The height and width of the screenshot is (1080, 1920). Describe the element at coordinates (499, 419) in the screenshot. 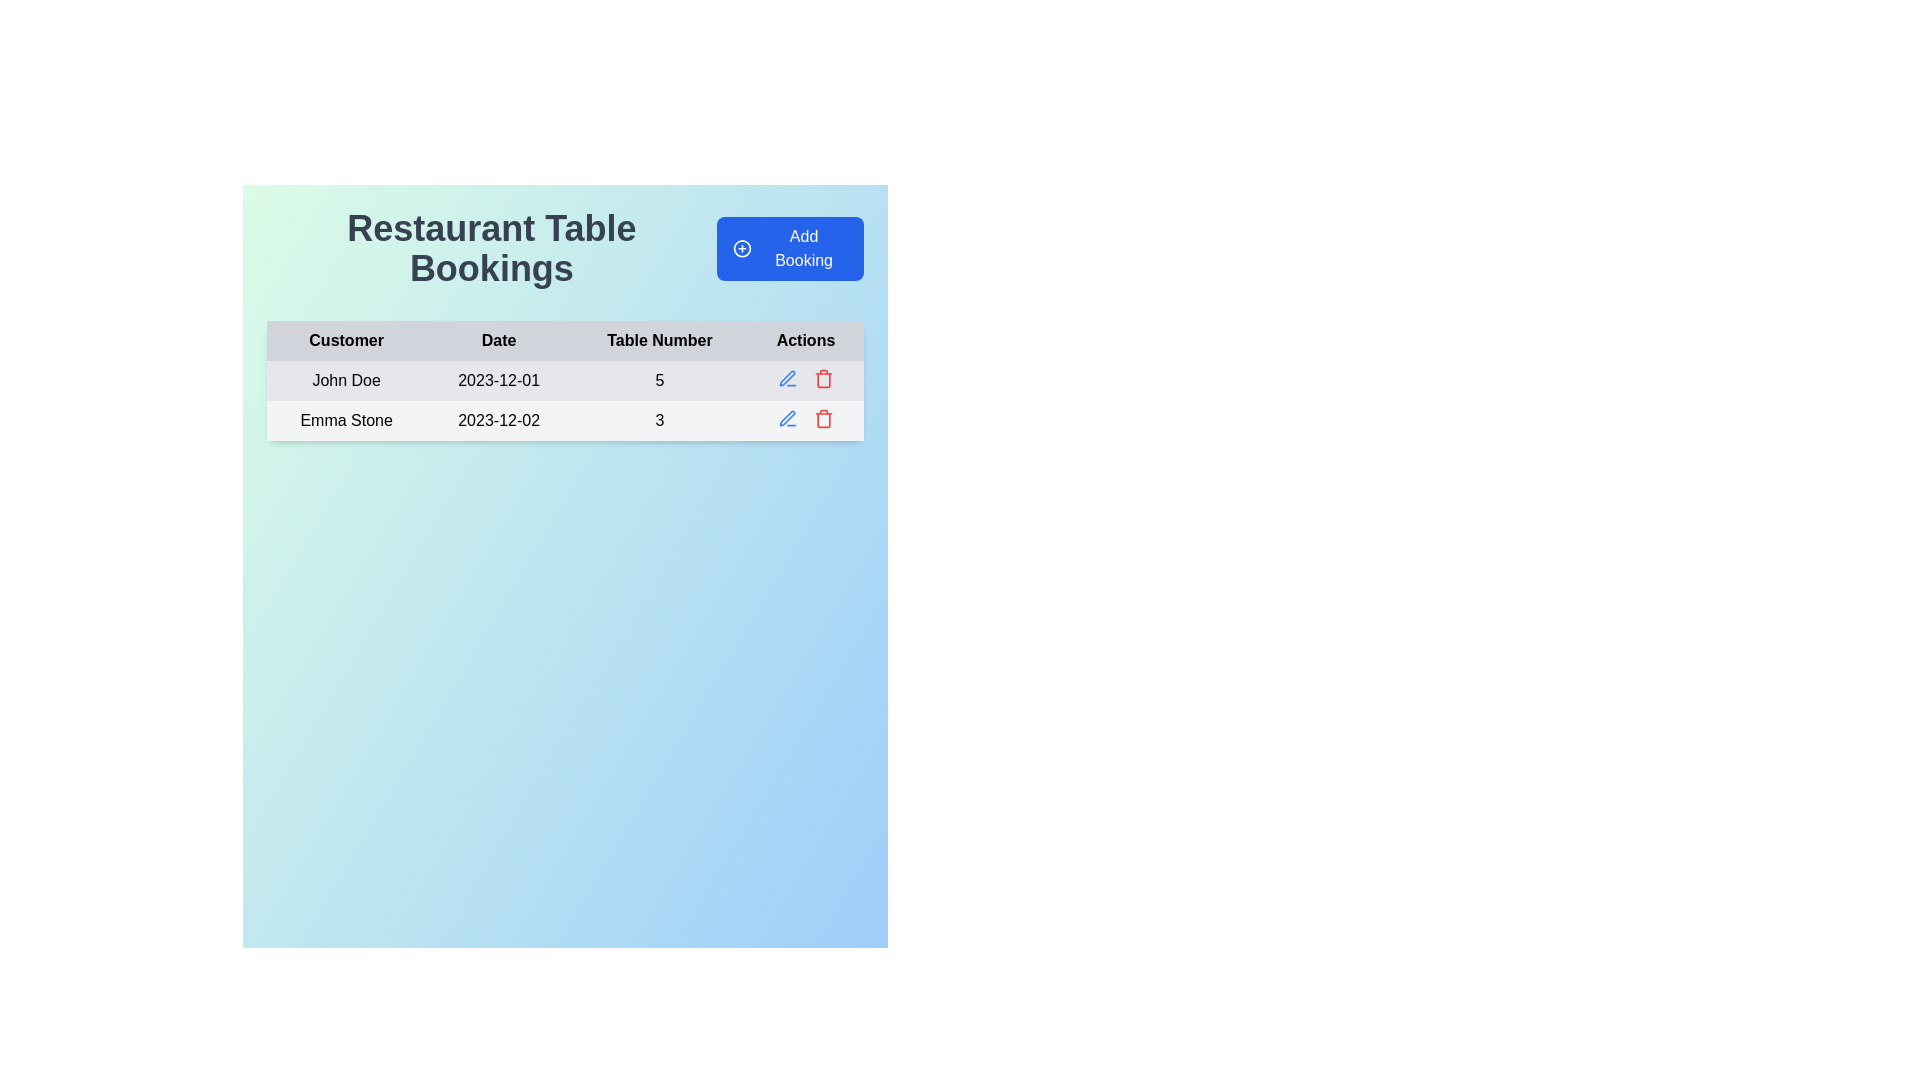

I see `the text label displaying the date '2023-12-02' in the 'Date' column of the table associated with 'Emma Stone'` at that location.